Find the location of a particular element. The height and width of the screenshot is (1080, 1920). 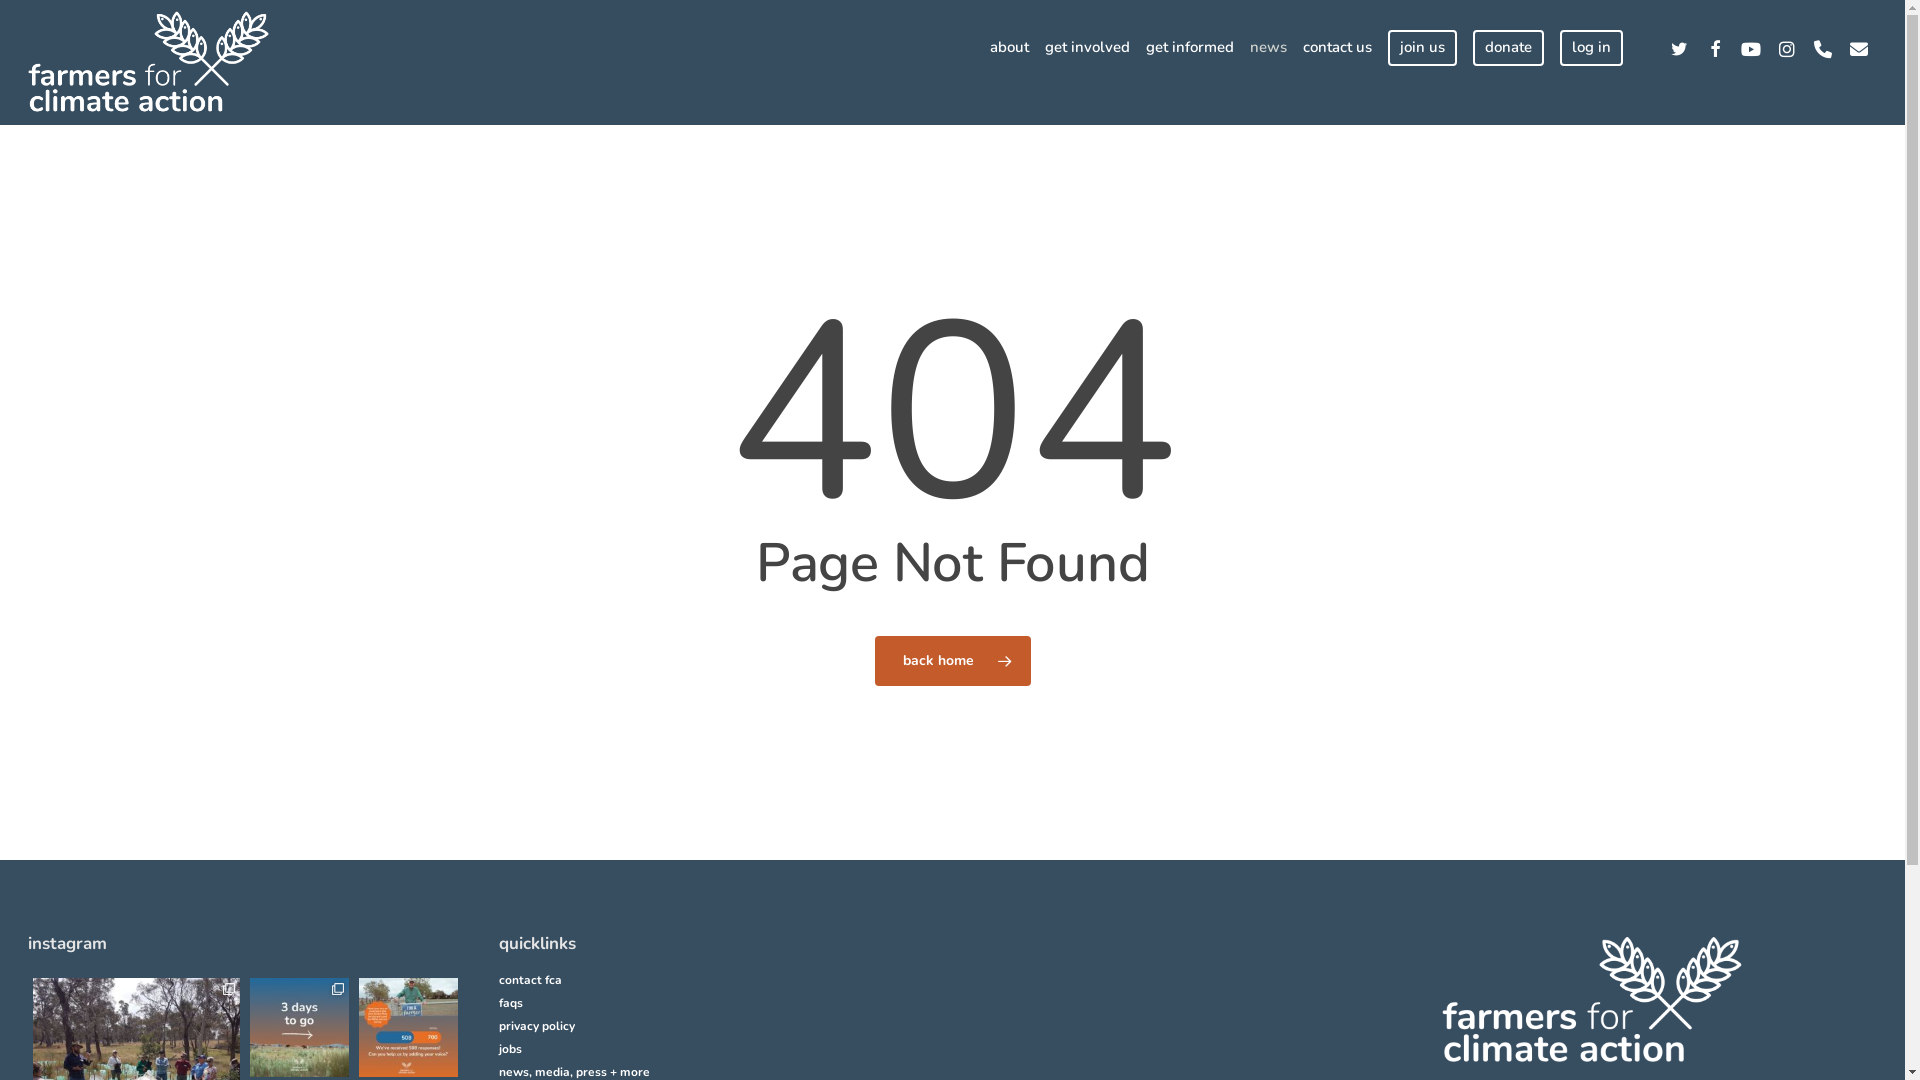

'log in' is located at coordinates (1590, 46).